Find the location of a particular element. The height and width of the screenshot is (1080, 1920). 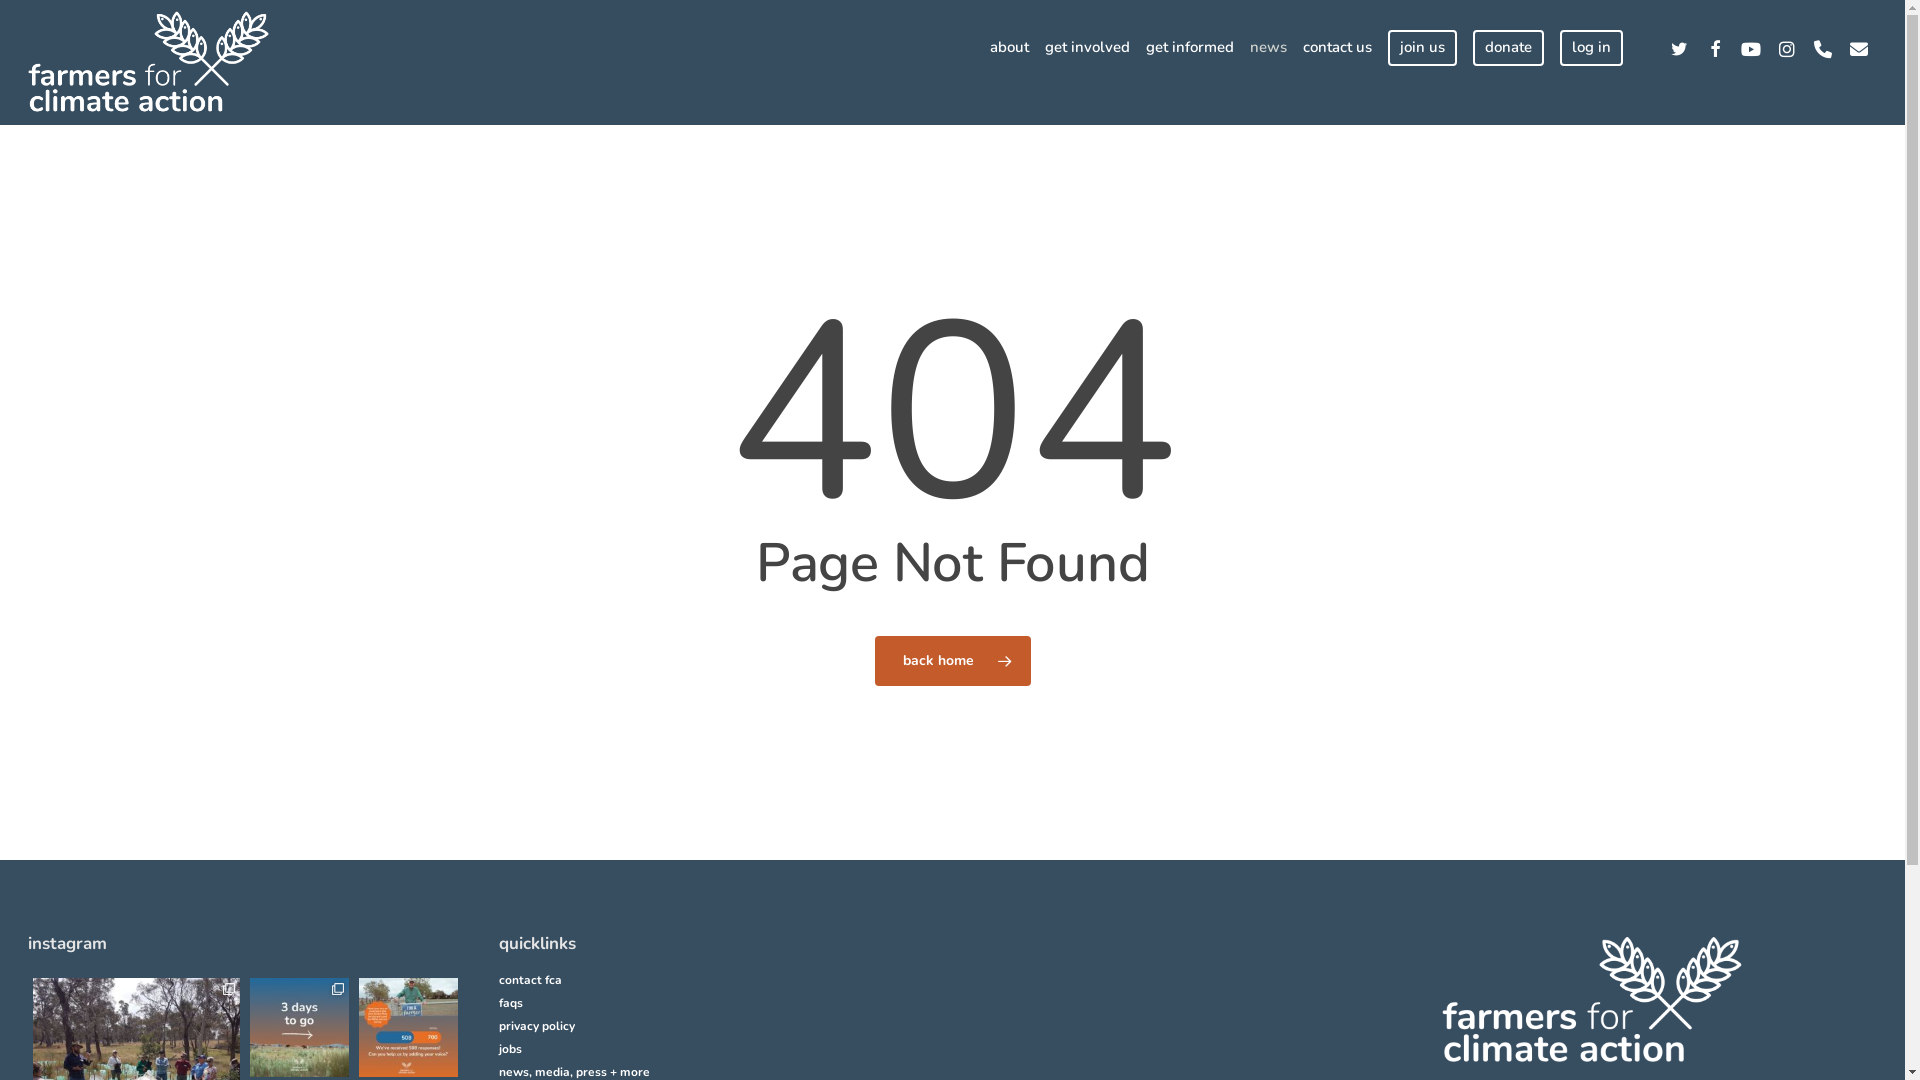

'log in' is located at coordinates (1590, 46).